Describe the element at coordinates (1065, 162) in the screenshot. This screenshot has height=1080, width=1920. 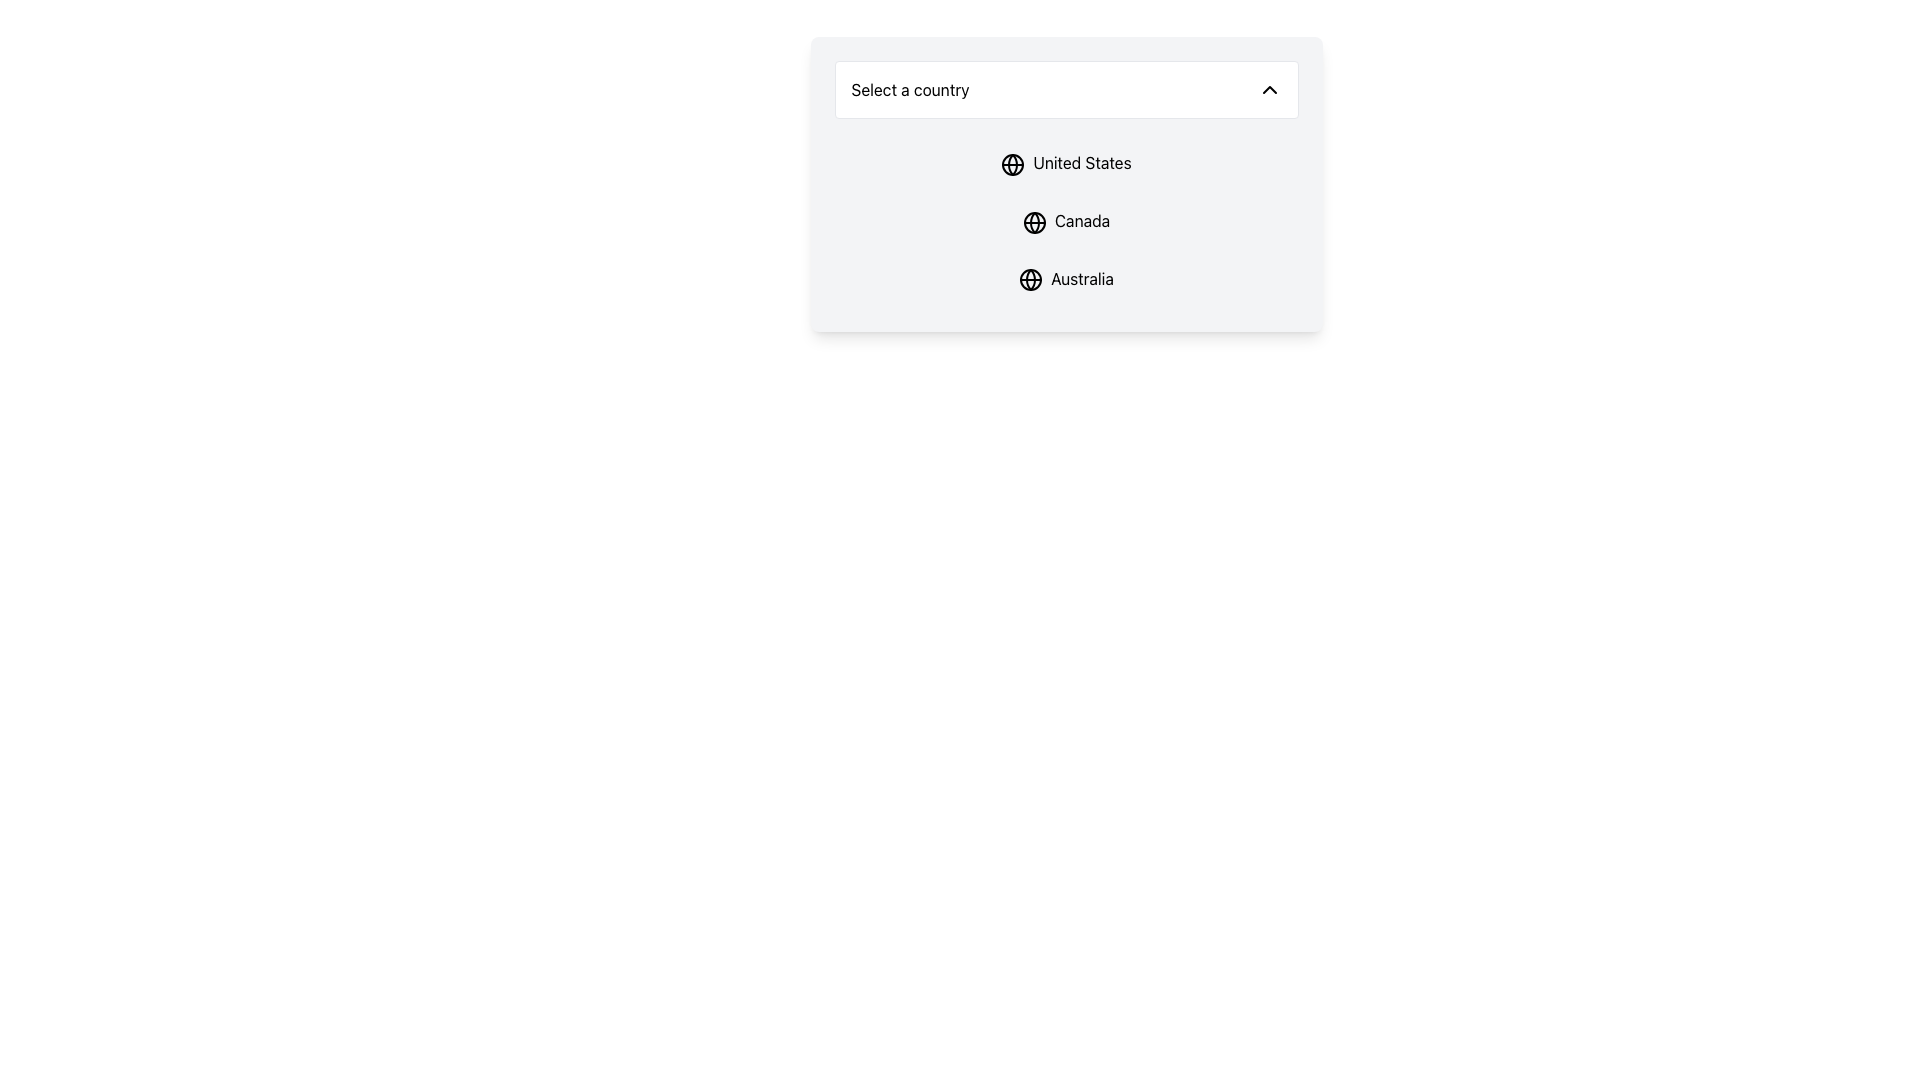
I see `the first item in the 'Select a country' dropdown menu to observe the background color change when selecting 'United States'` at that location.